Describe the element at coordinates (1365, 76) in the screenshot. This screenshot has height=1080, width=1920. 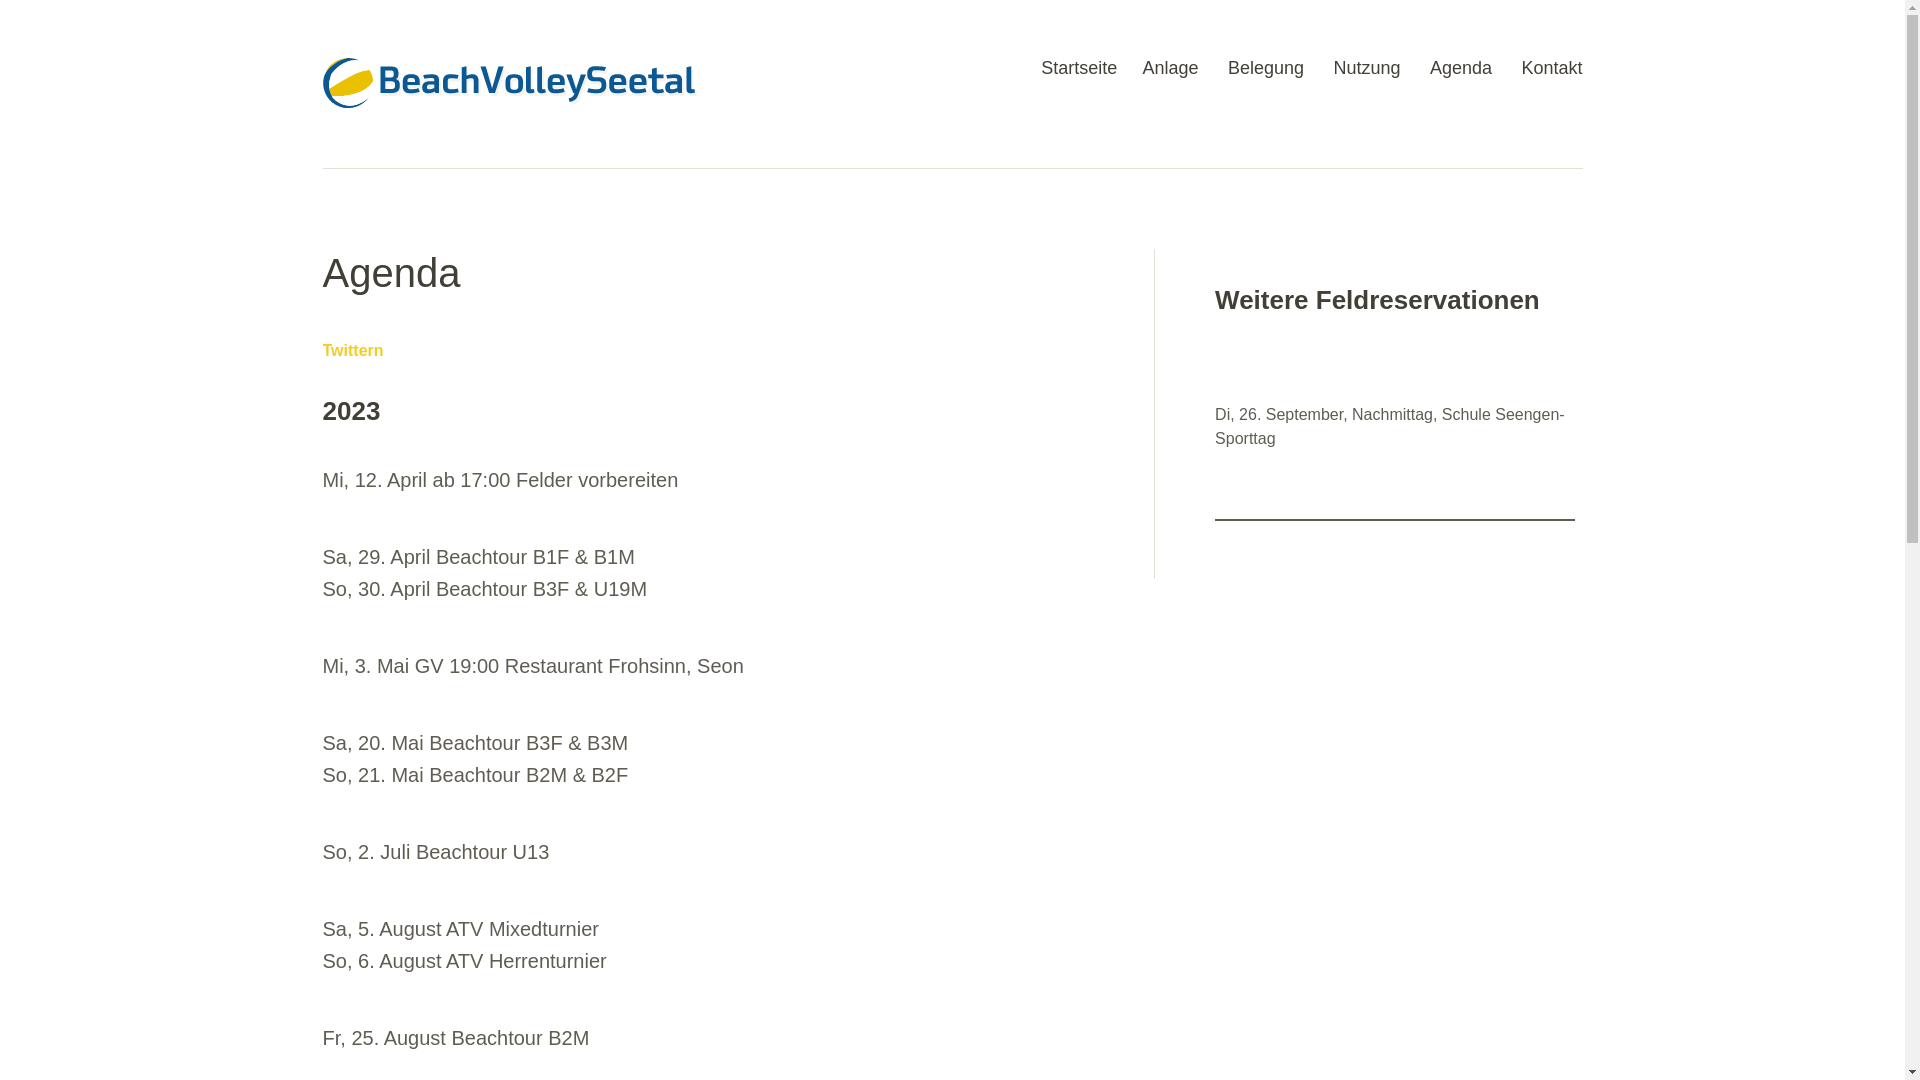
I see `'Nutzung'` at that location.